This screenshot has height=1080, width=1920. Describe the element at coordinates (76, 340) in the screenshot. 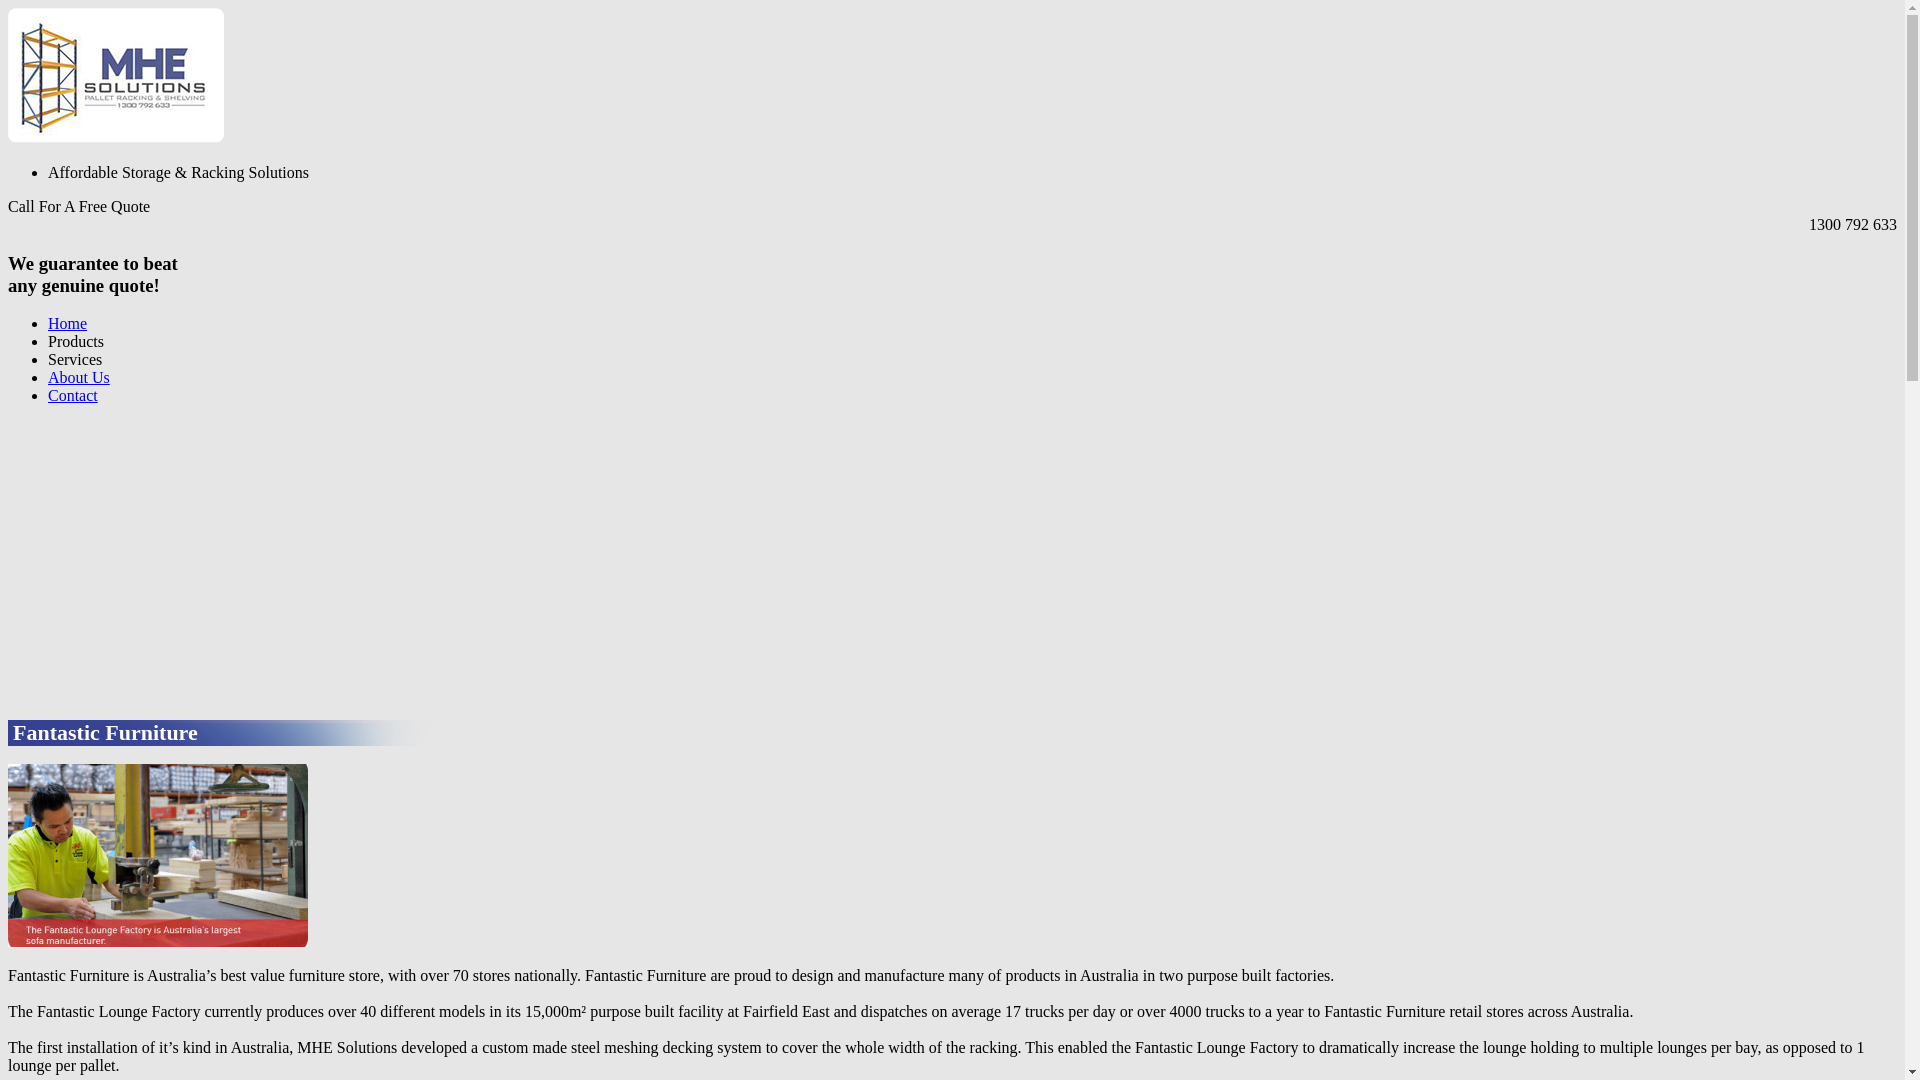

I see `'Products'` at that location.